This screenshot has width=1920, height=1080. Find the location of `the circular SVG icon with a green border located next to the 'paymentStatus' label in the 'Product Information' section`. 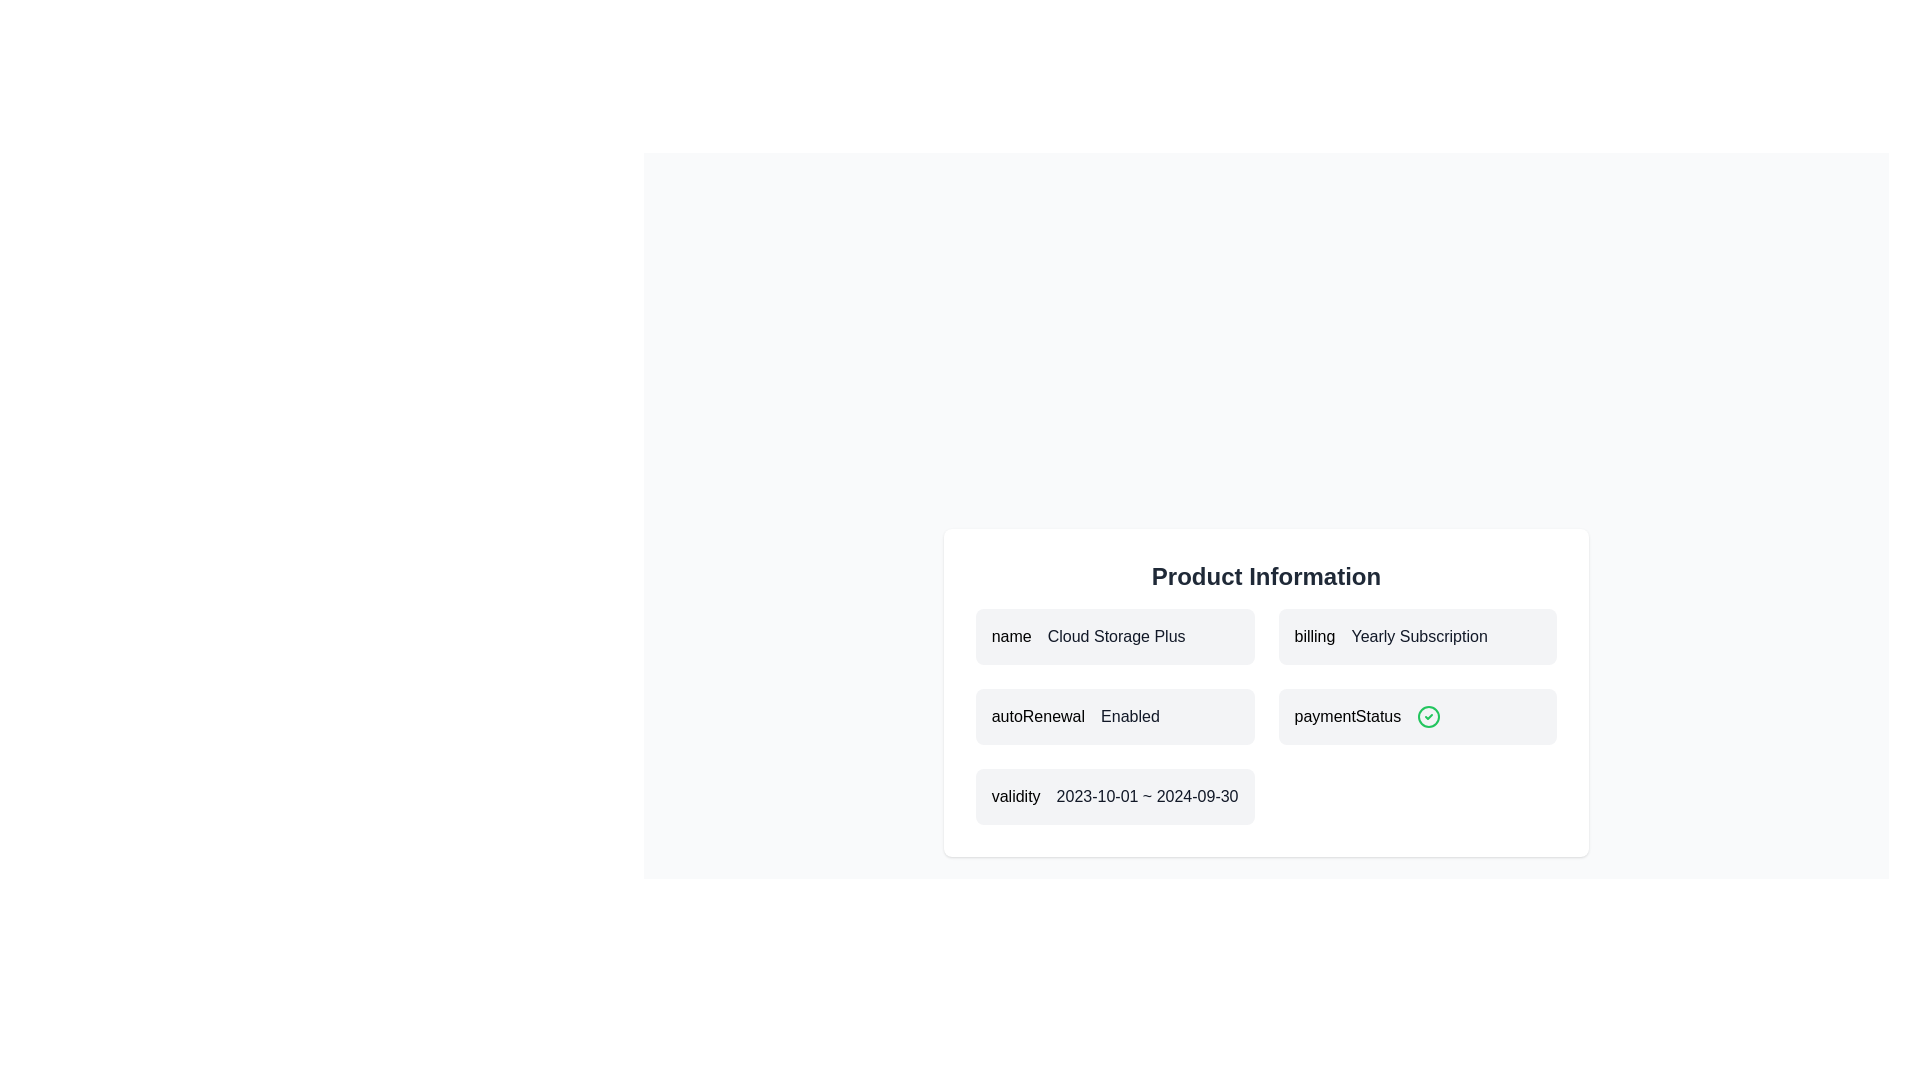

the circular SVG icon with a green border located next to the 'paymentStatus' label in the 'Product Information' section is located at coordinates (1428, 716).